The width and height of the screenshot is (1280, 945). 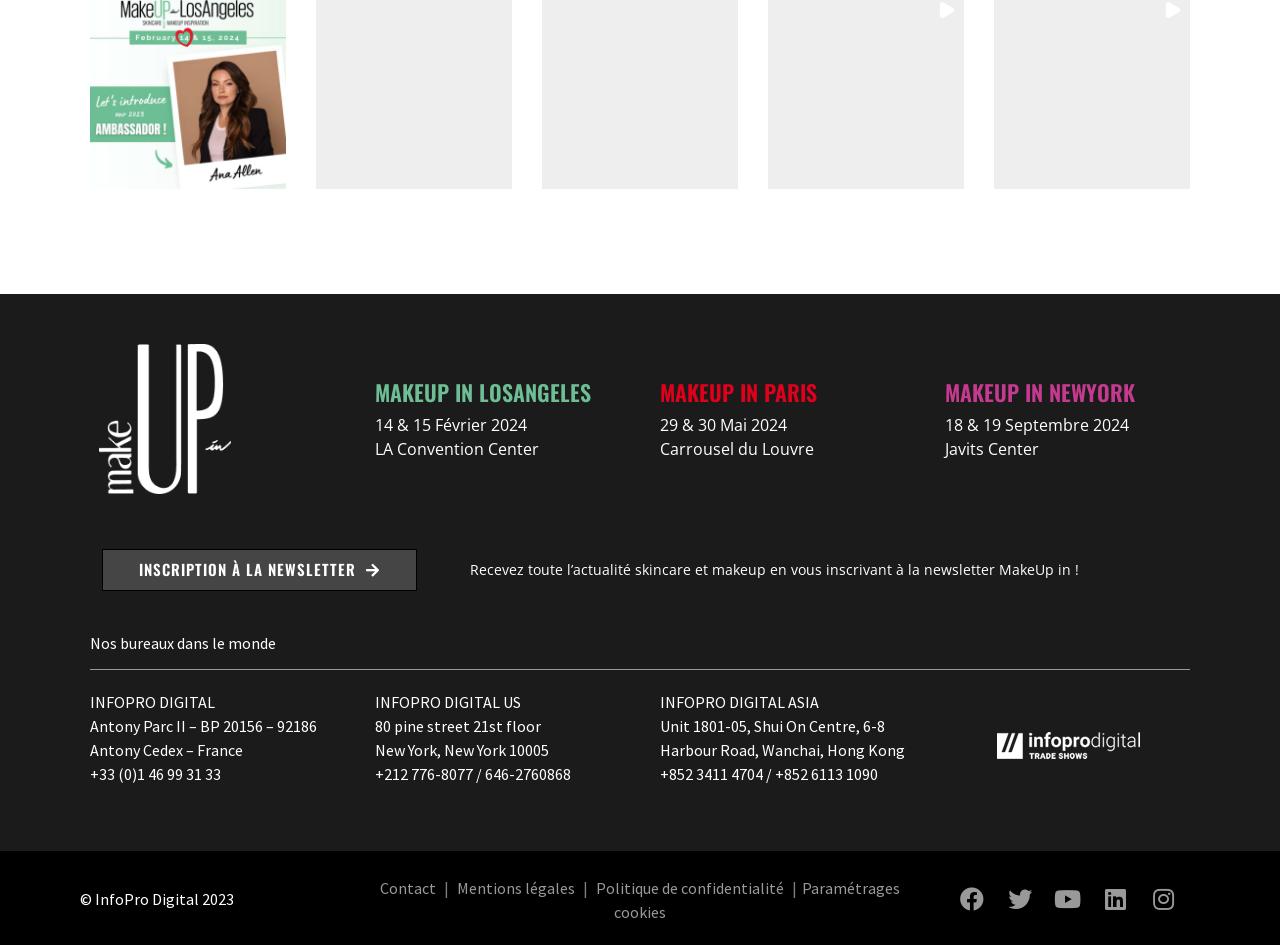 What do you see at coordinates (515, 885) in the screenshot?
I see `'Mentions légales'` at bounding box center [515, 885].